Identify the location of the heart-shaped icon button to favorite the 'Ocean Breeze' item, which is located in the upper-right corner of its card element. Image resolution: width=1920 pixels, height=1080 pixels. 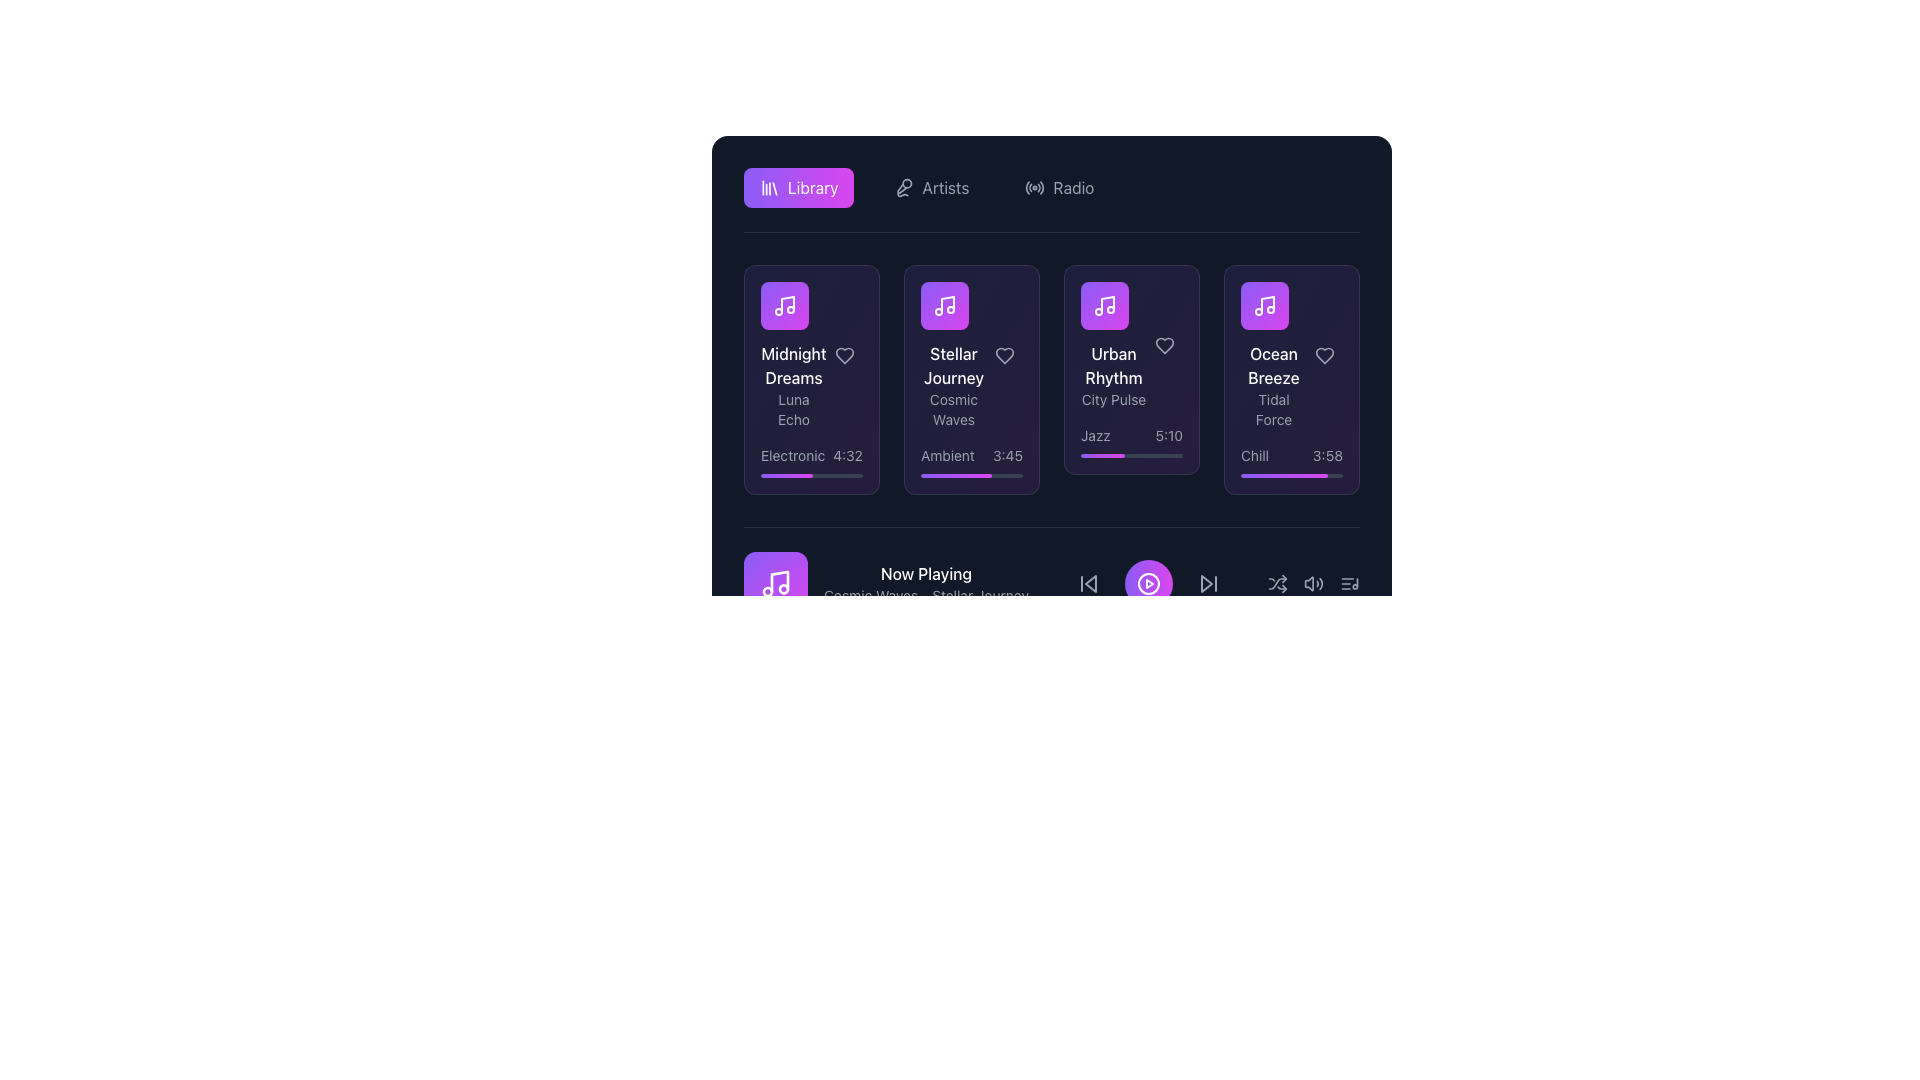
(1324, 354).